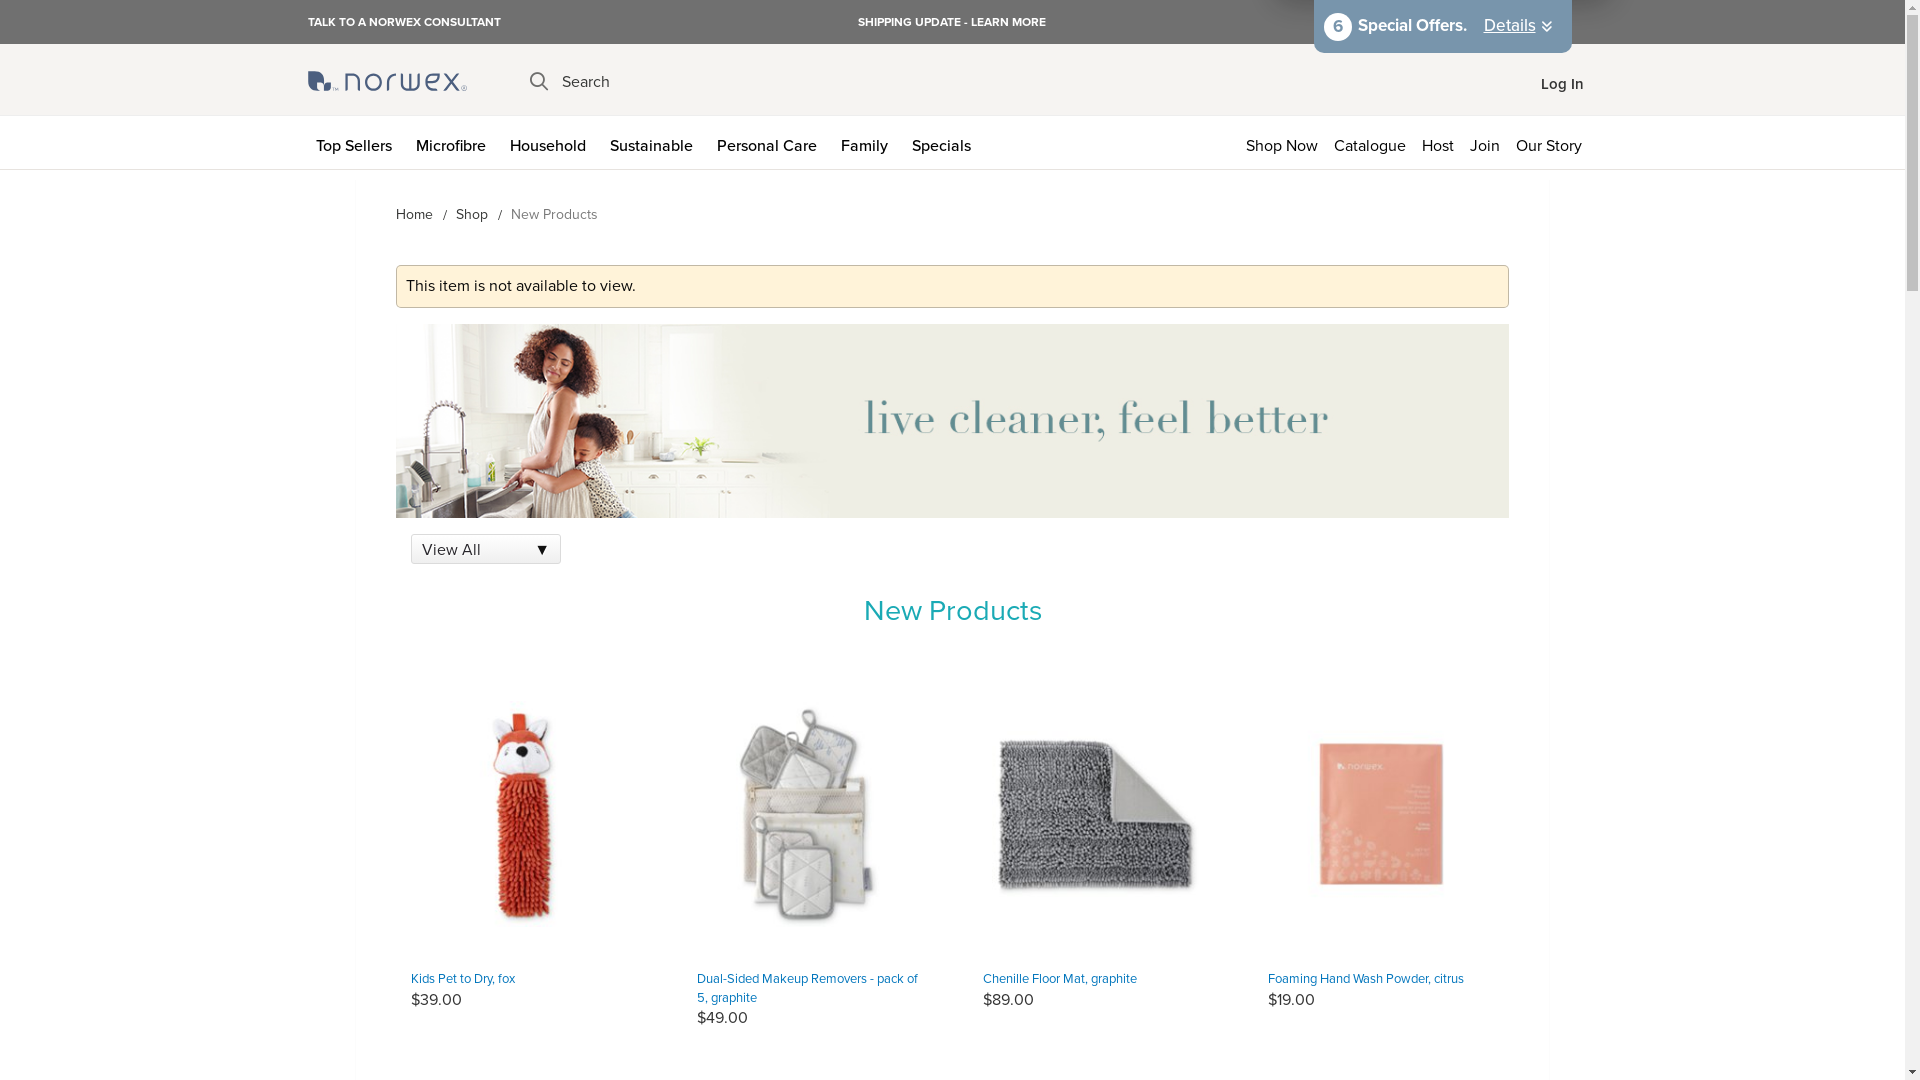 This screenshot has width=1920, height=1080. I want to click on 'Our Story', so click(1552, 141).